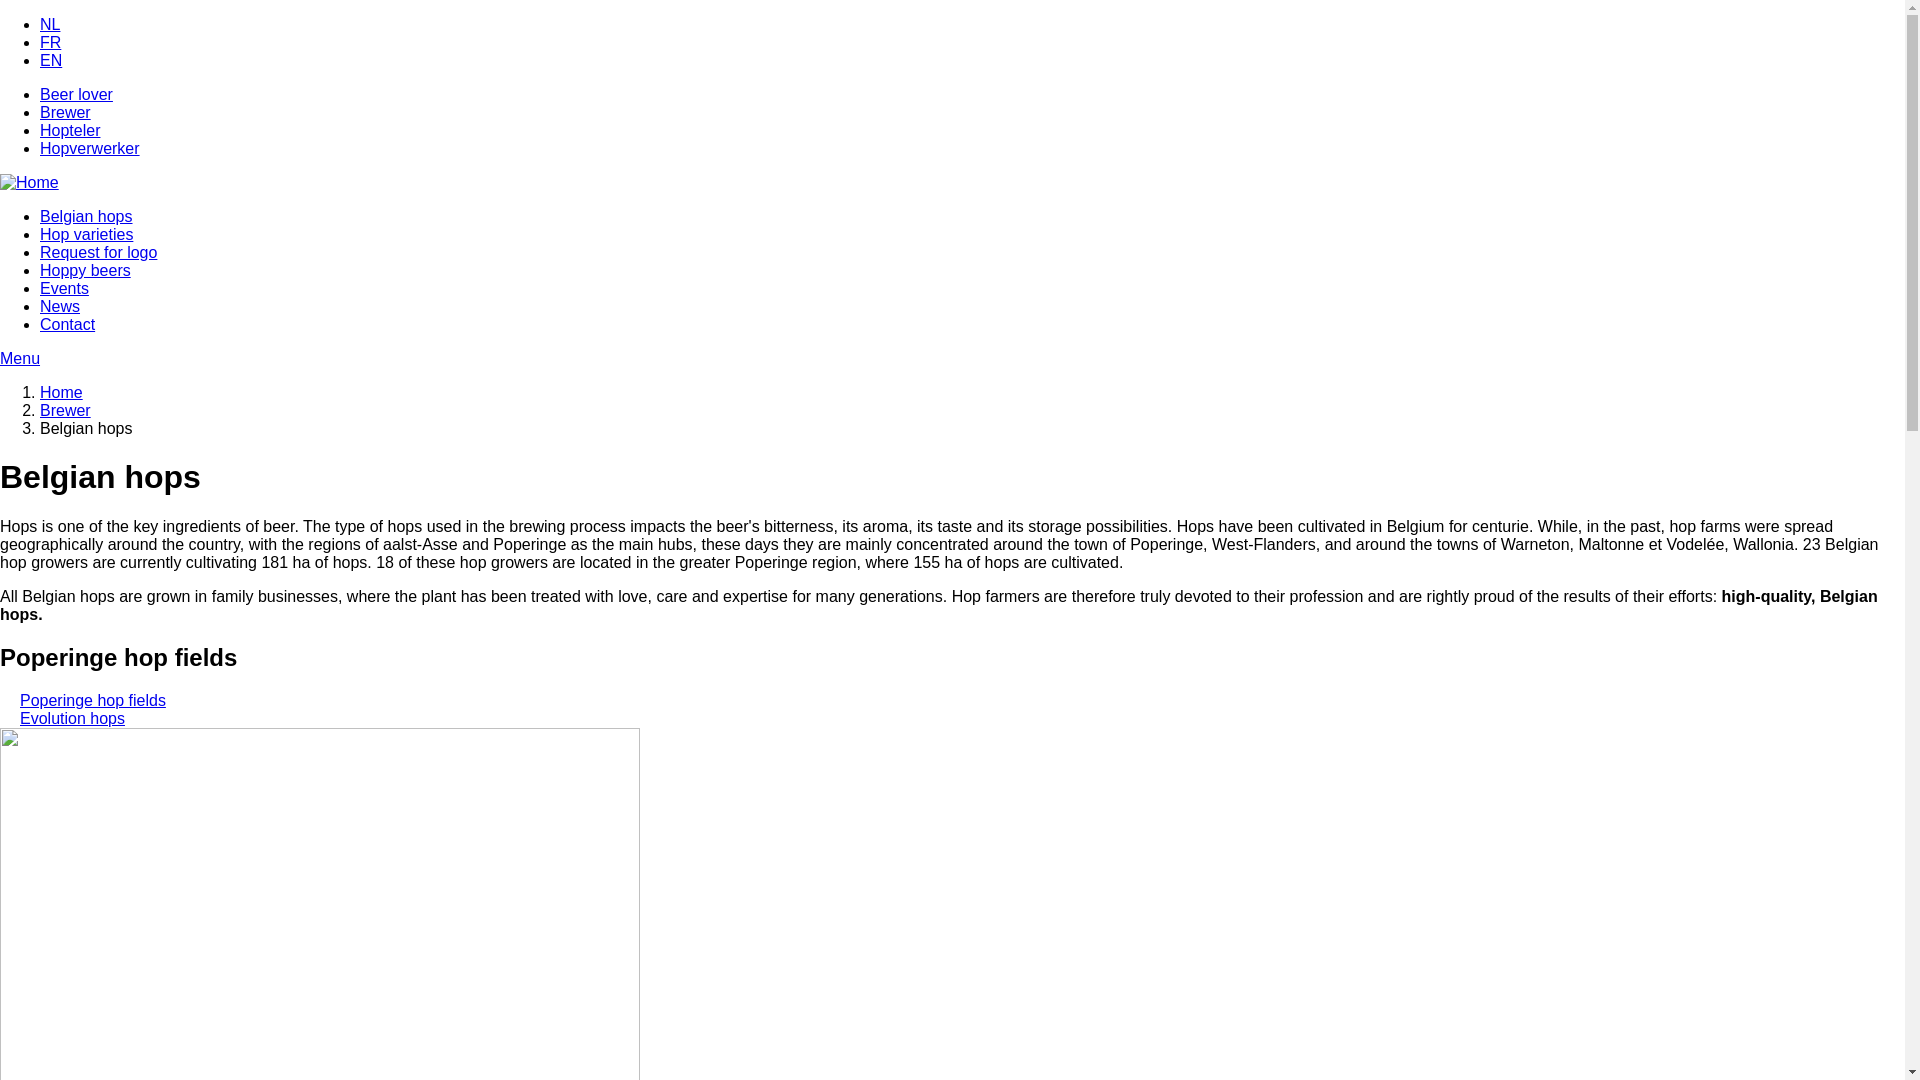 The width and height of the screenshot is (1920, 1080). What do you see at coordinates (76, 94) in the screenshot?
I see `'Beer lover'` at bounding box center [76, 94].